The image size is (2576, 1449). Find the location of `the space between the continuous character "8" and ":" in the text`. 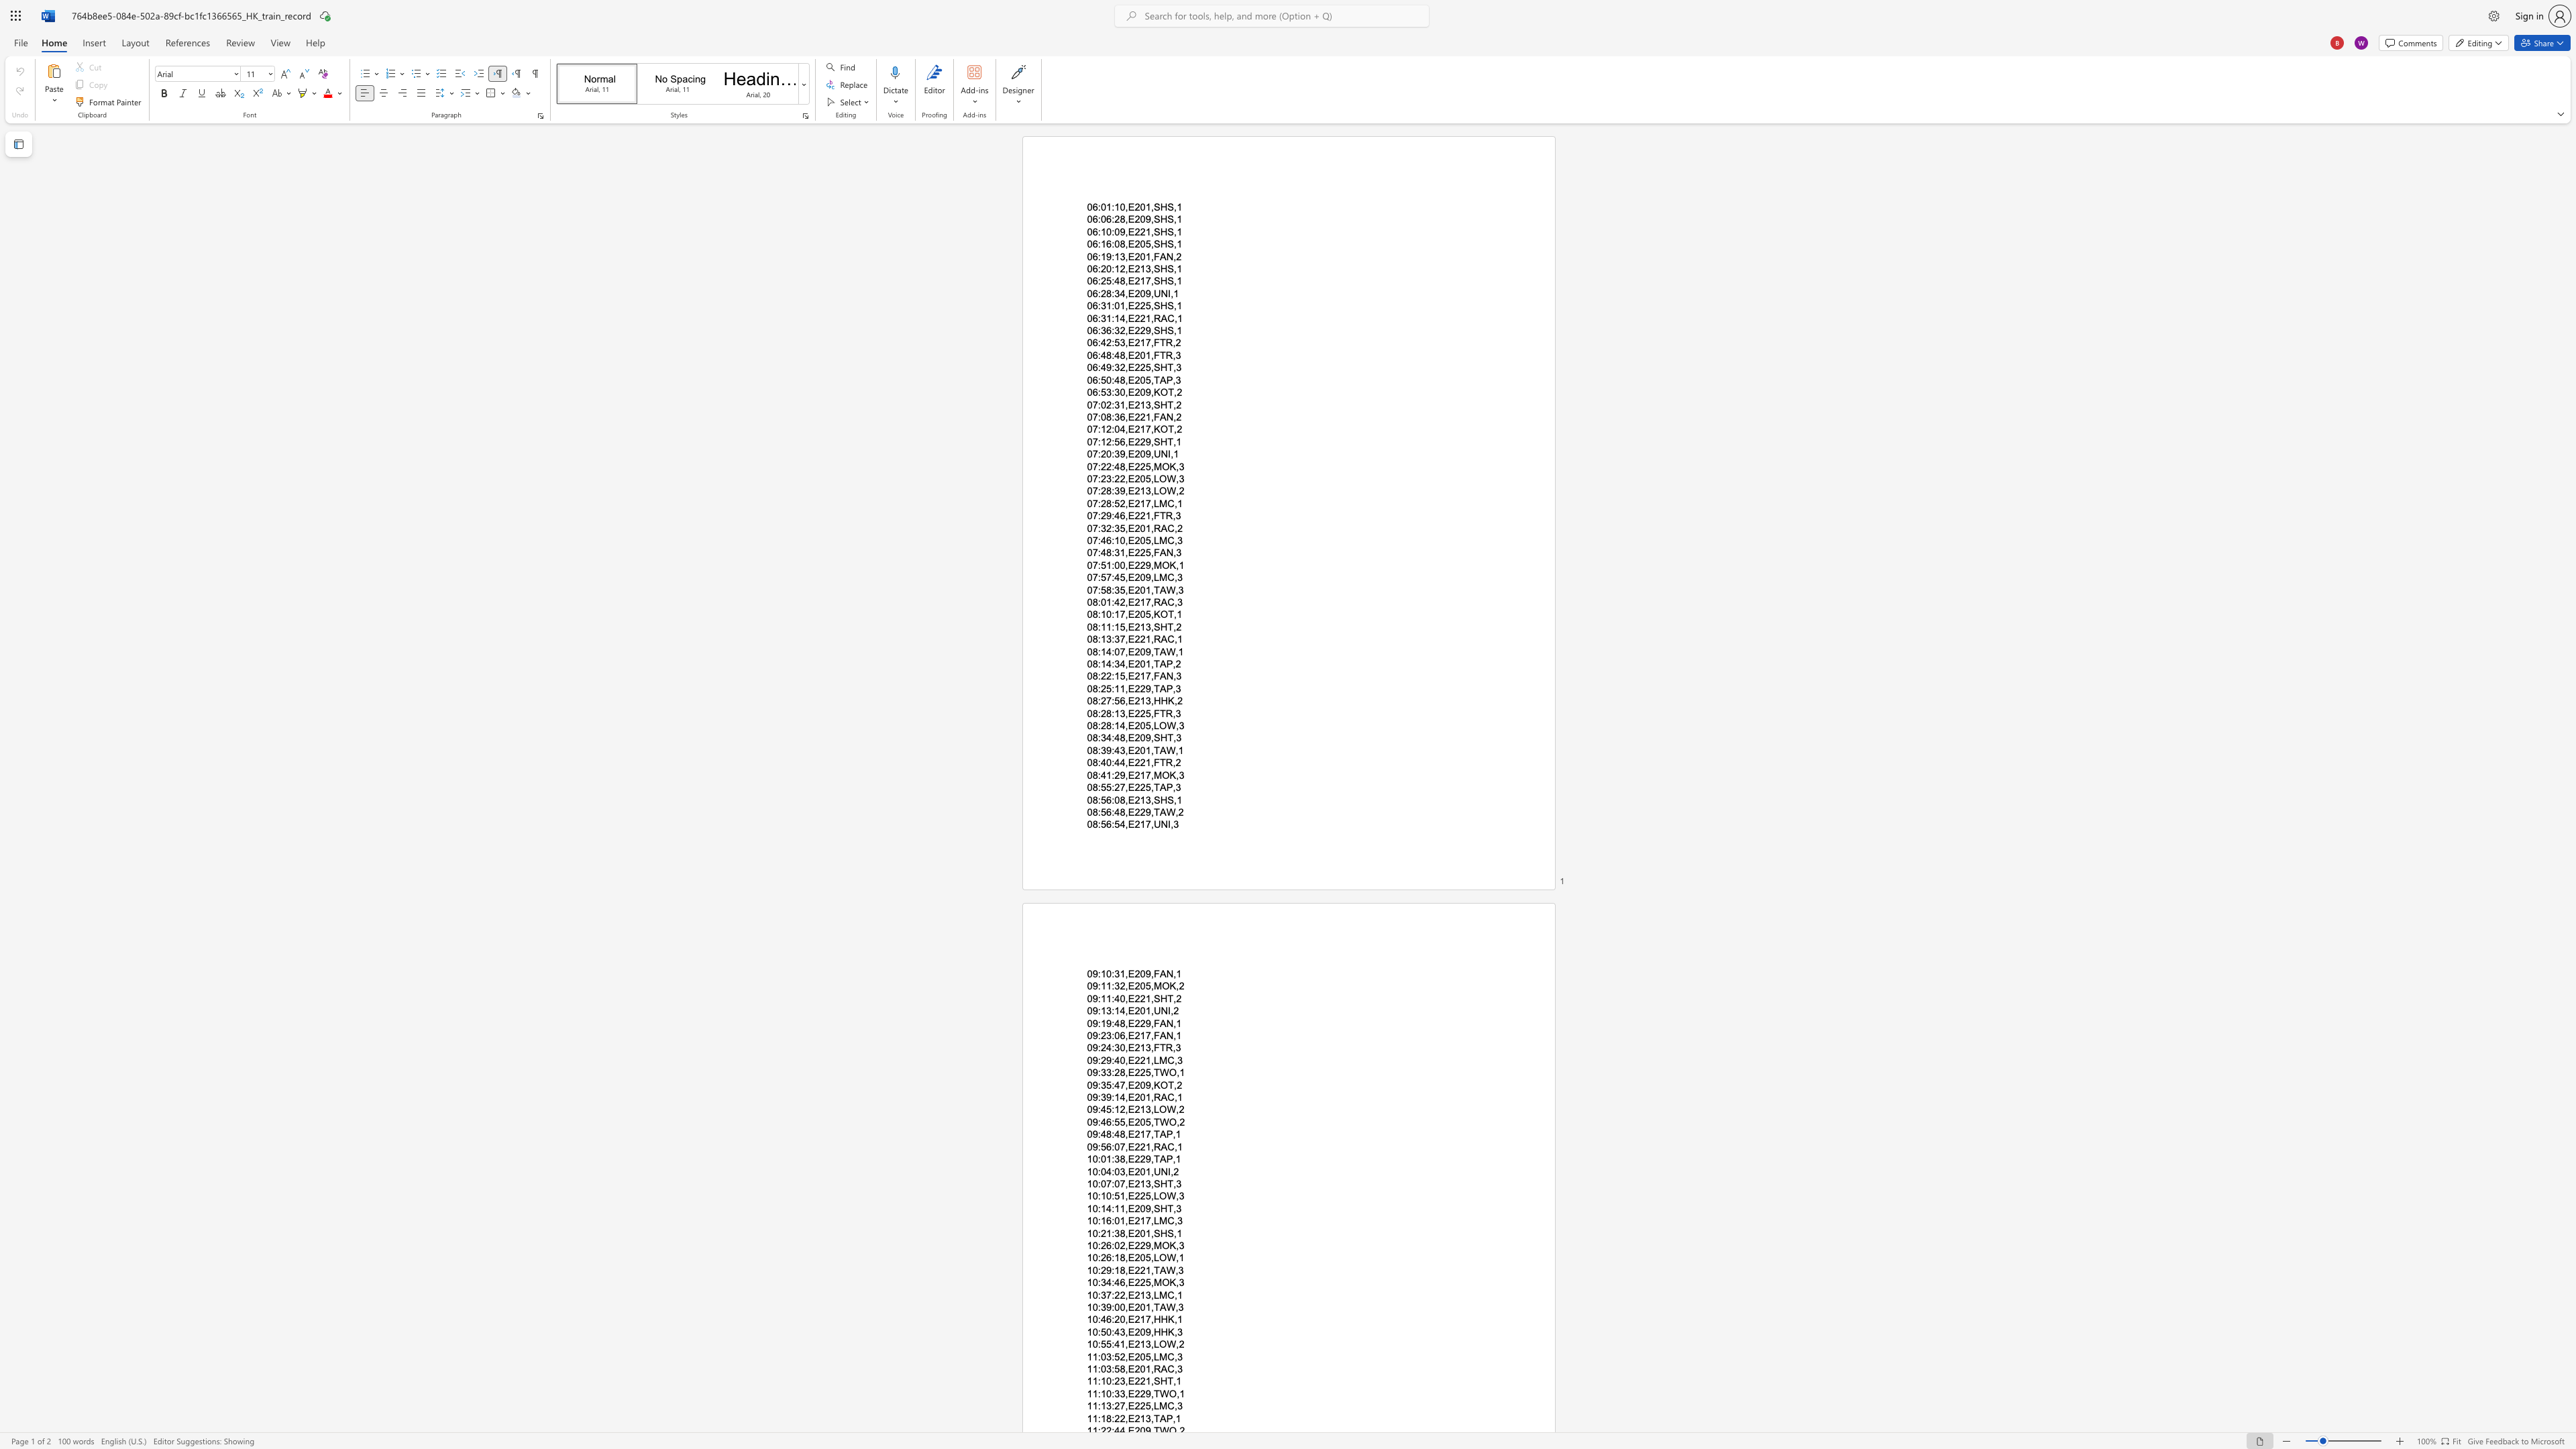

the space between the continuous character "8" and ":" in the text is located at coordinates (1096, 787).